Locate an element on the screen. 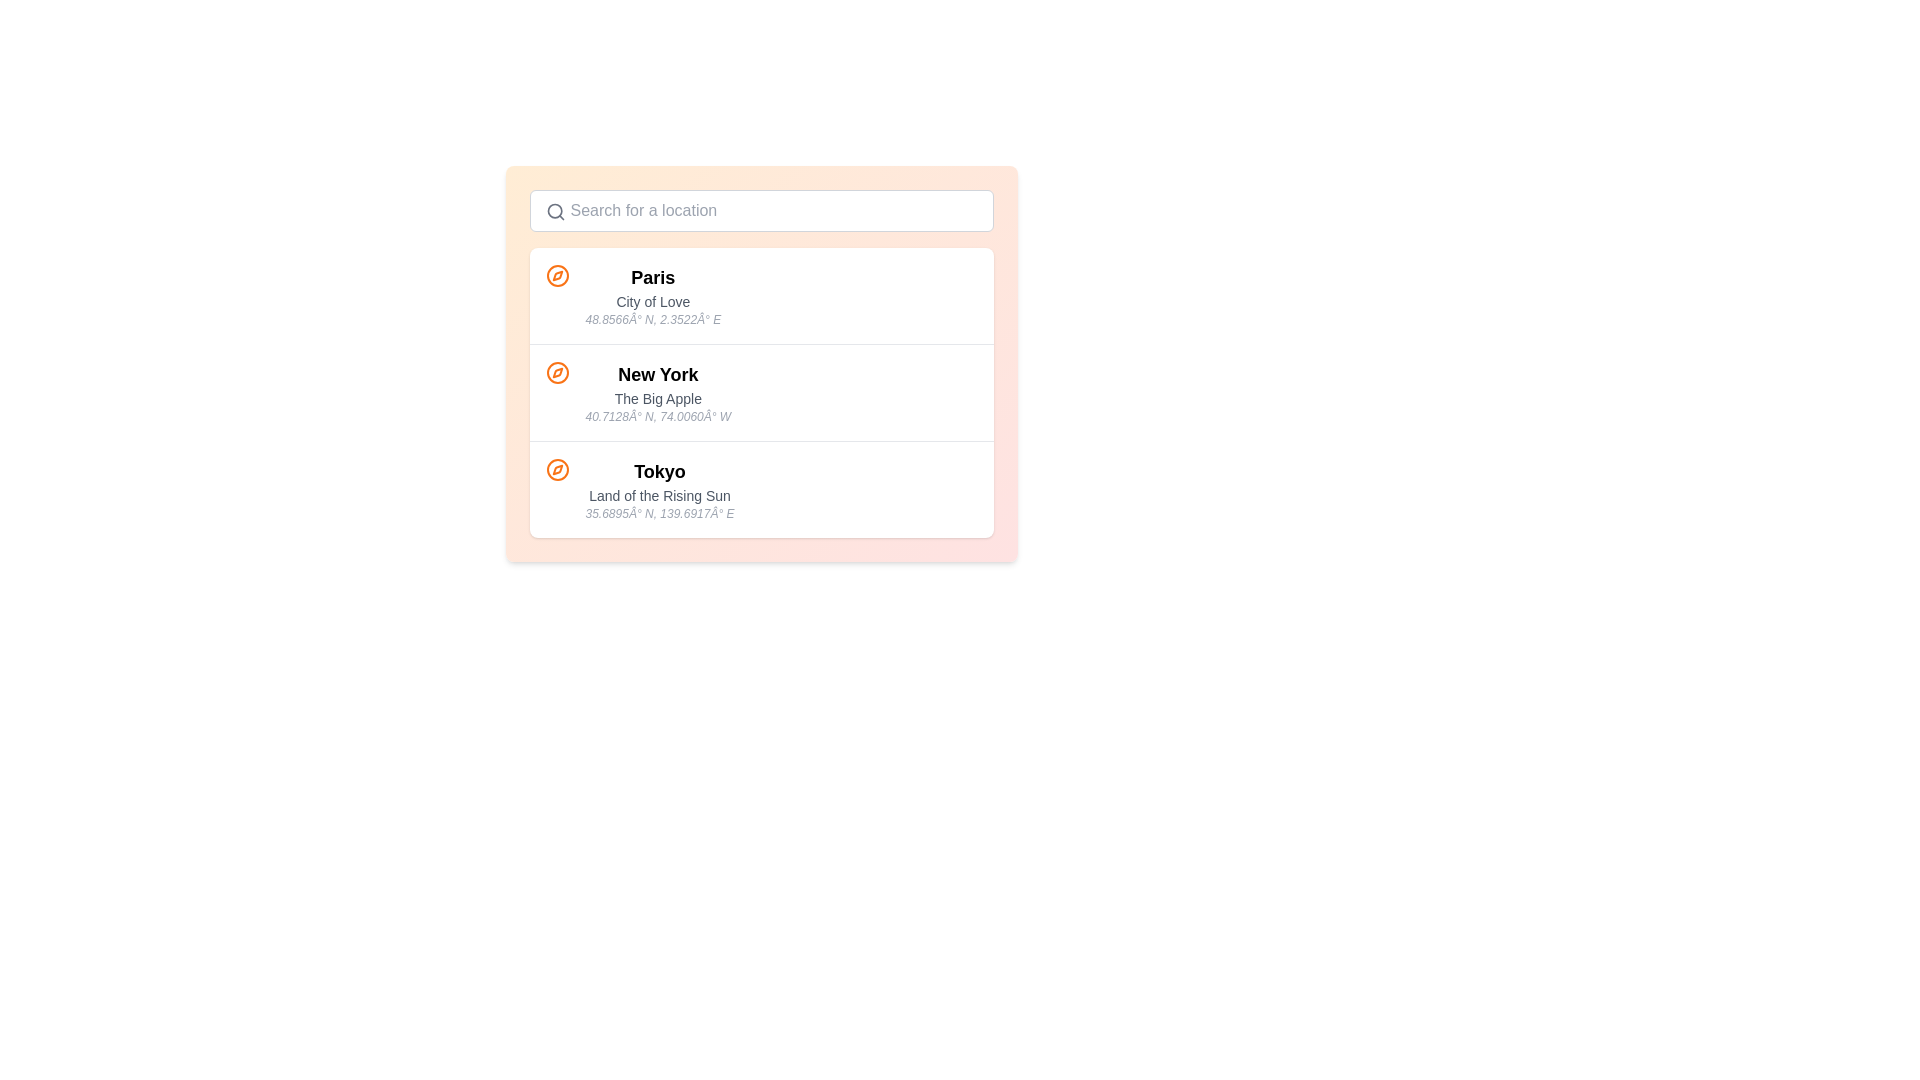 The width and height of the screenshot is (1920, 1080). the circular icon with an orange outline depicting a compass shape, located to the left of the text 'Tokyo' in the third position of the scrolling view is located at coordinates (557, 470).